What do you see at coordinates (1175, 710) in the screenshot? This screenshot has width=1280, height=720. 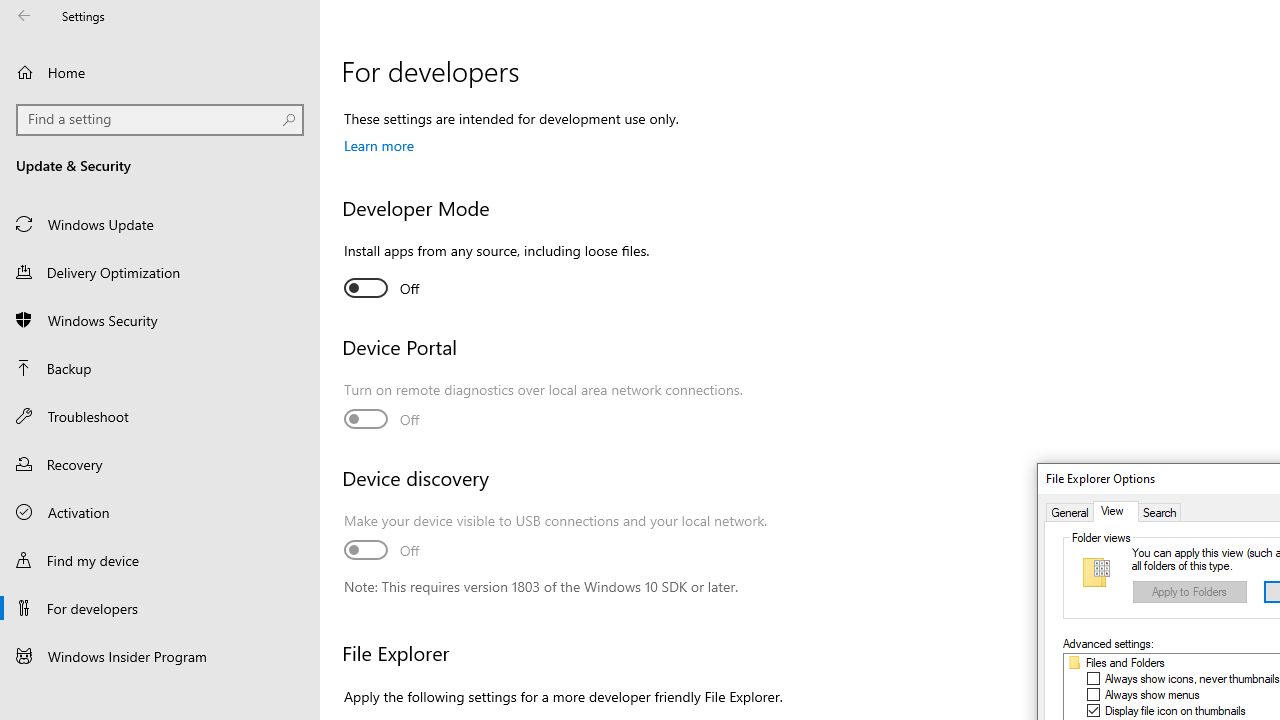 I see `'Display file icon on thumbnails'` at bounding box center [1175, 710].